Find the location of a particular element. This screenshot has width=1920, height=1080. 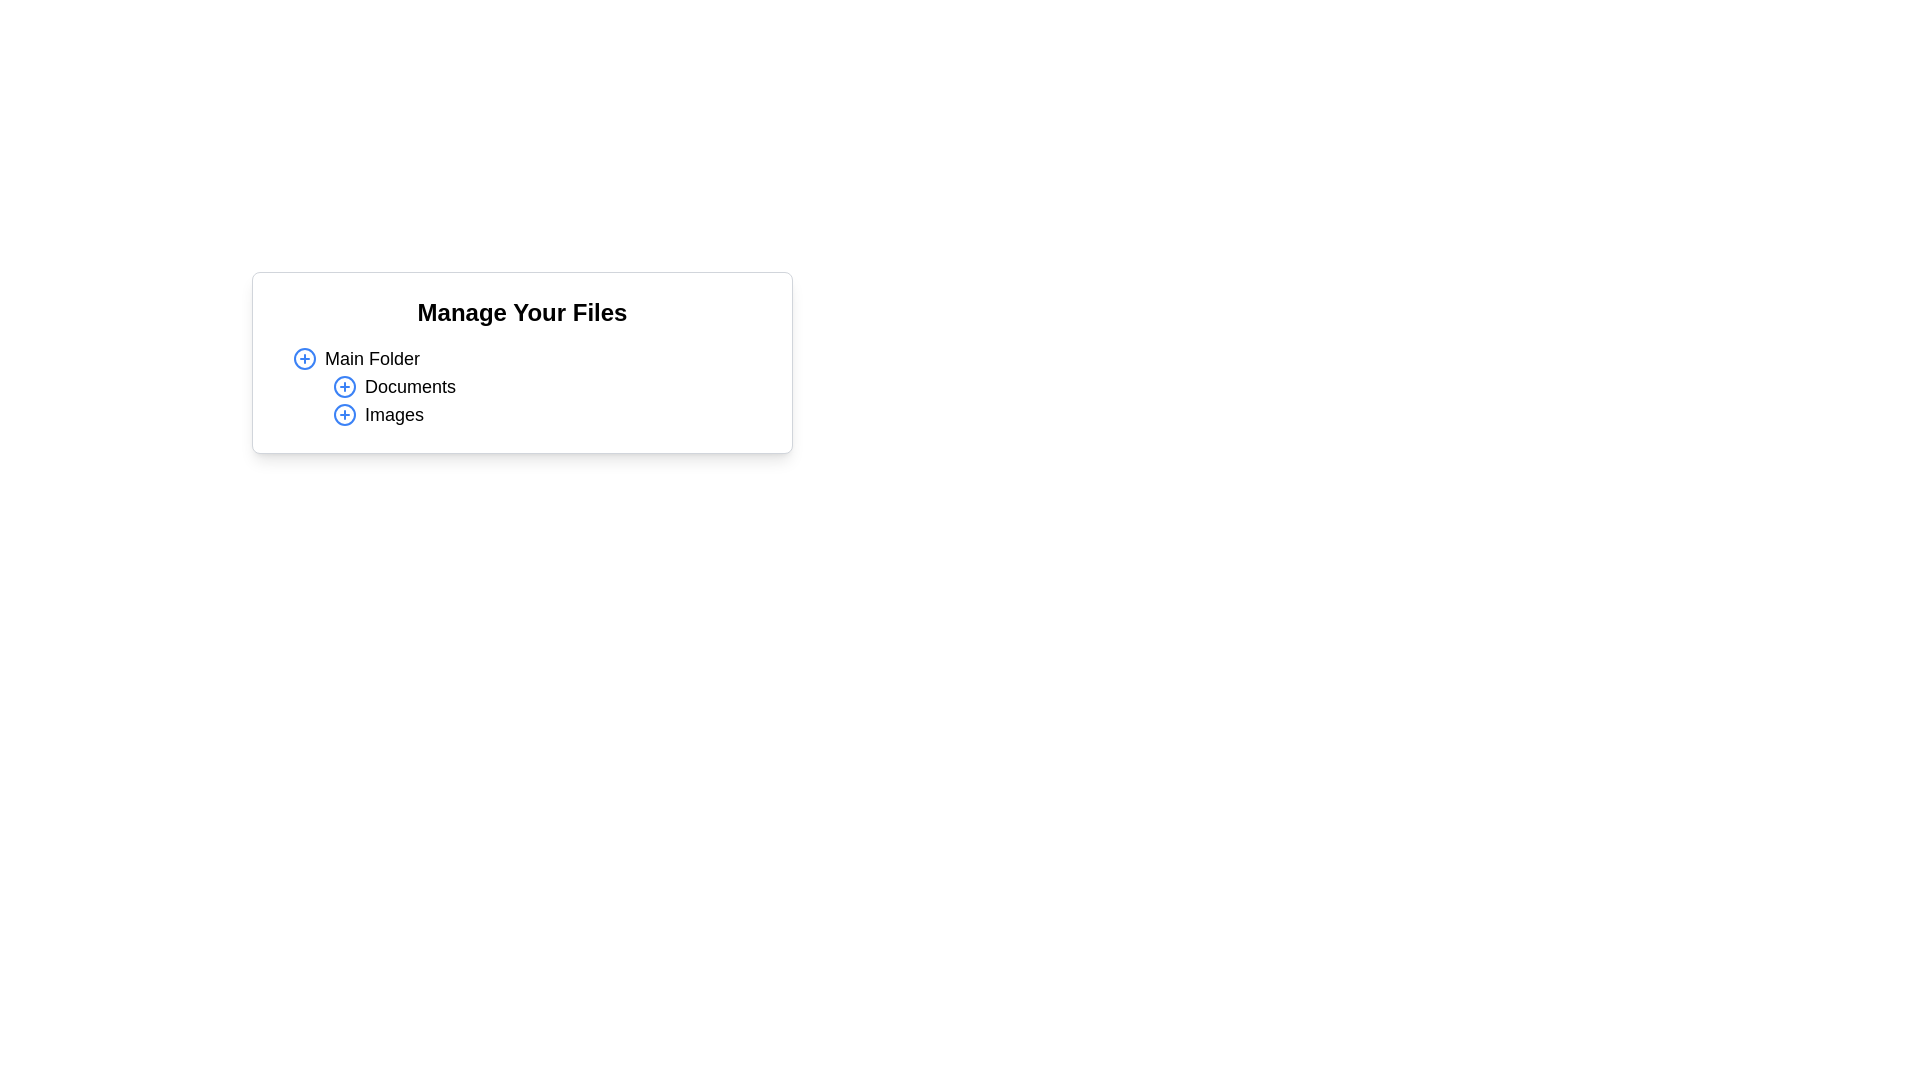

the text label for the 'Documents' folder, which is the second item under 'Manage Your Files' and is aligned with a folder icon is located at coordinates (409, 386).